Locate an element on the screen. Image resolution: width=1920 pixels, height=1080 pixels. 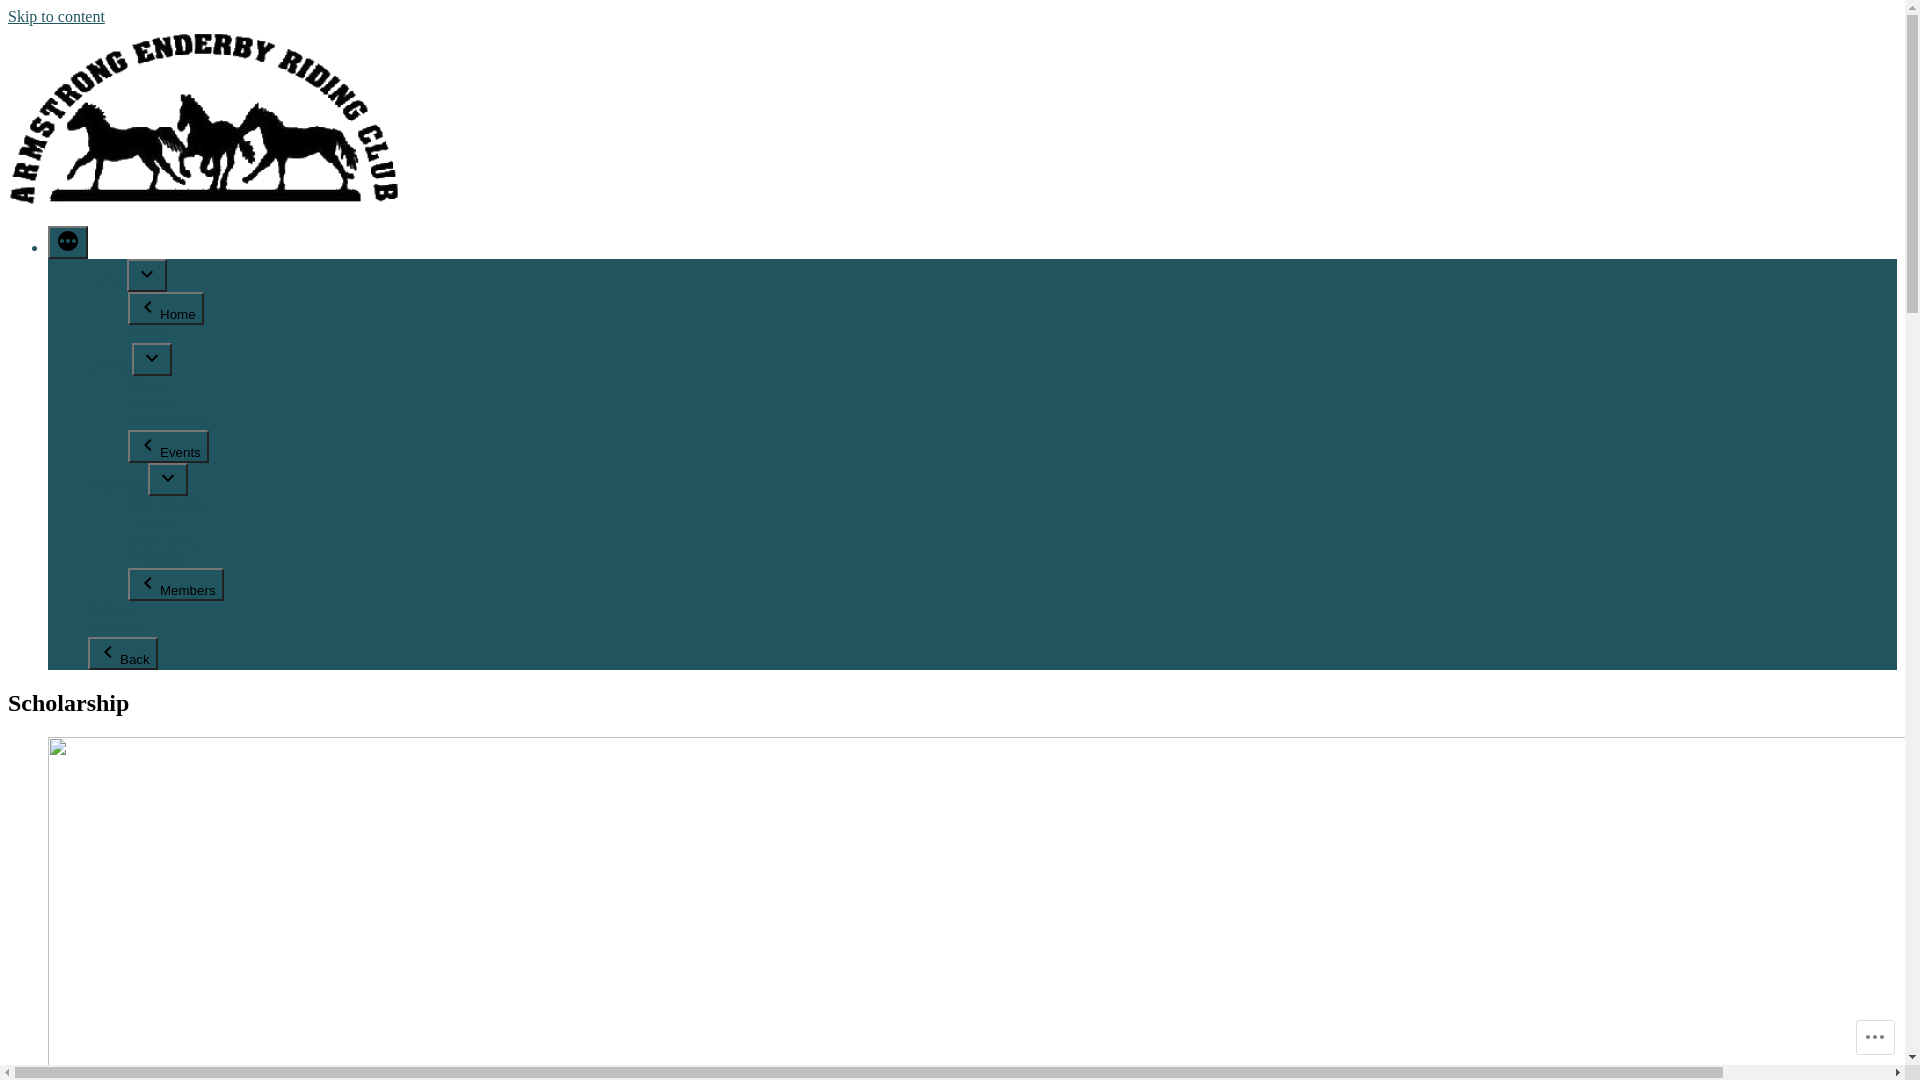
'Membership' is located at coordinates (127, 503).